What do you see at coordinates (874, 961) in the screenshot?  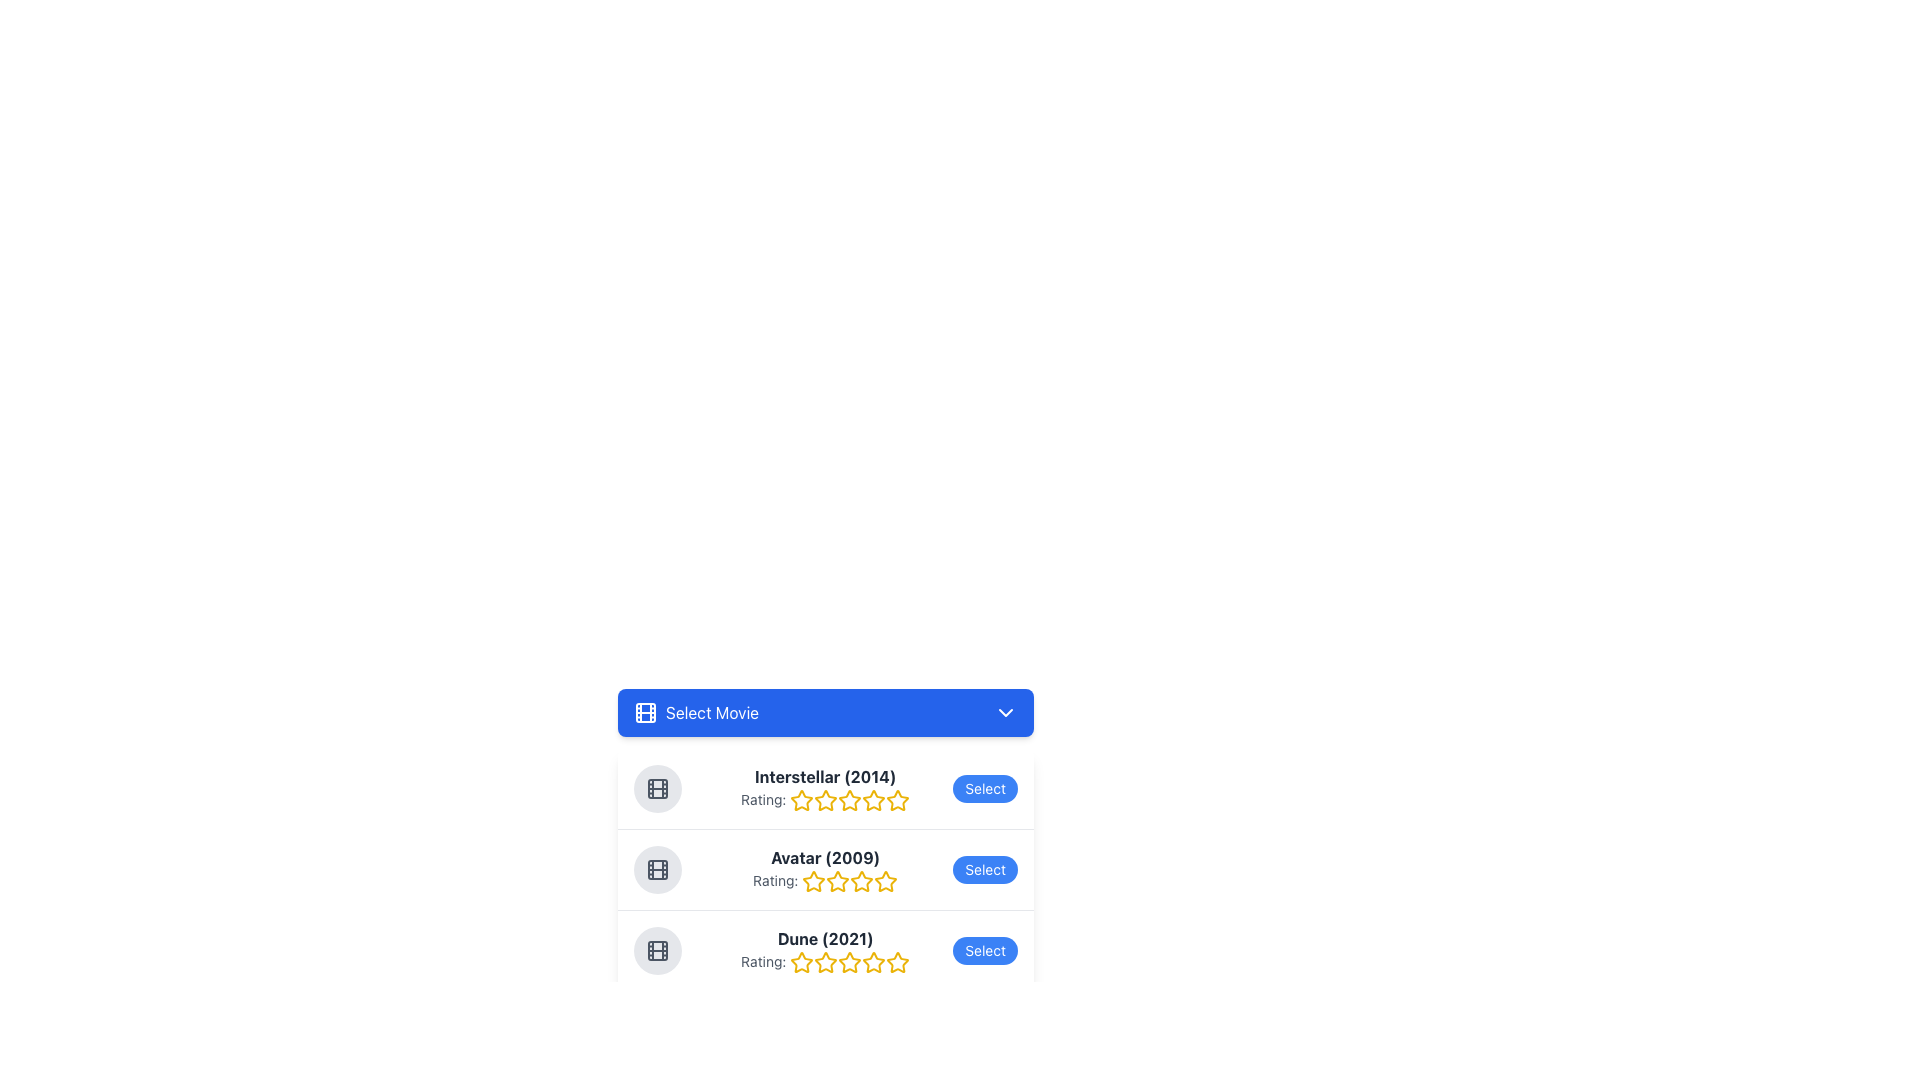 I see `the fifth rating star icon for the movie 'Dune (2021)', which is located in a horizontal row of rating stars` at bounding box center [874, 961].